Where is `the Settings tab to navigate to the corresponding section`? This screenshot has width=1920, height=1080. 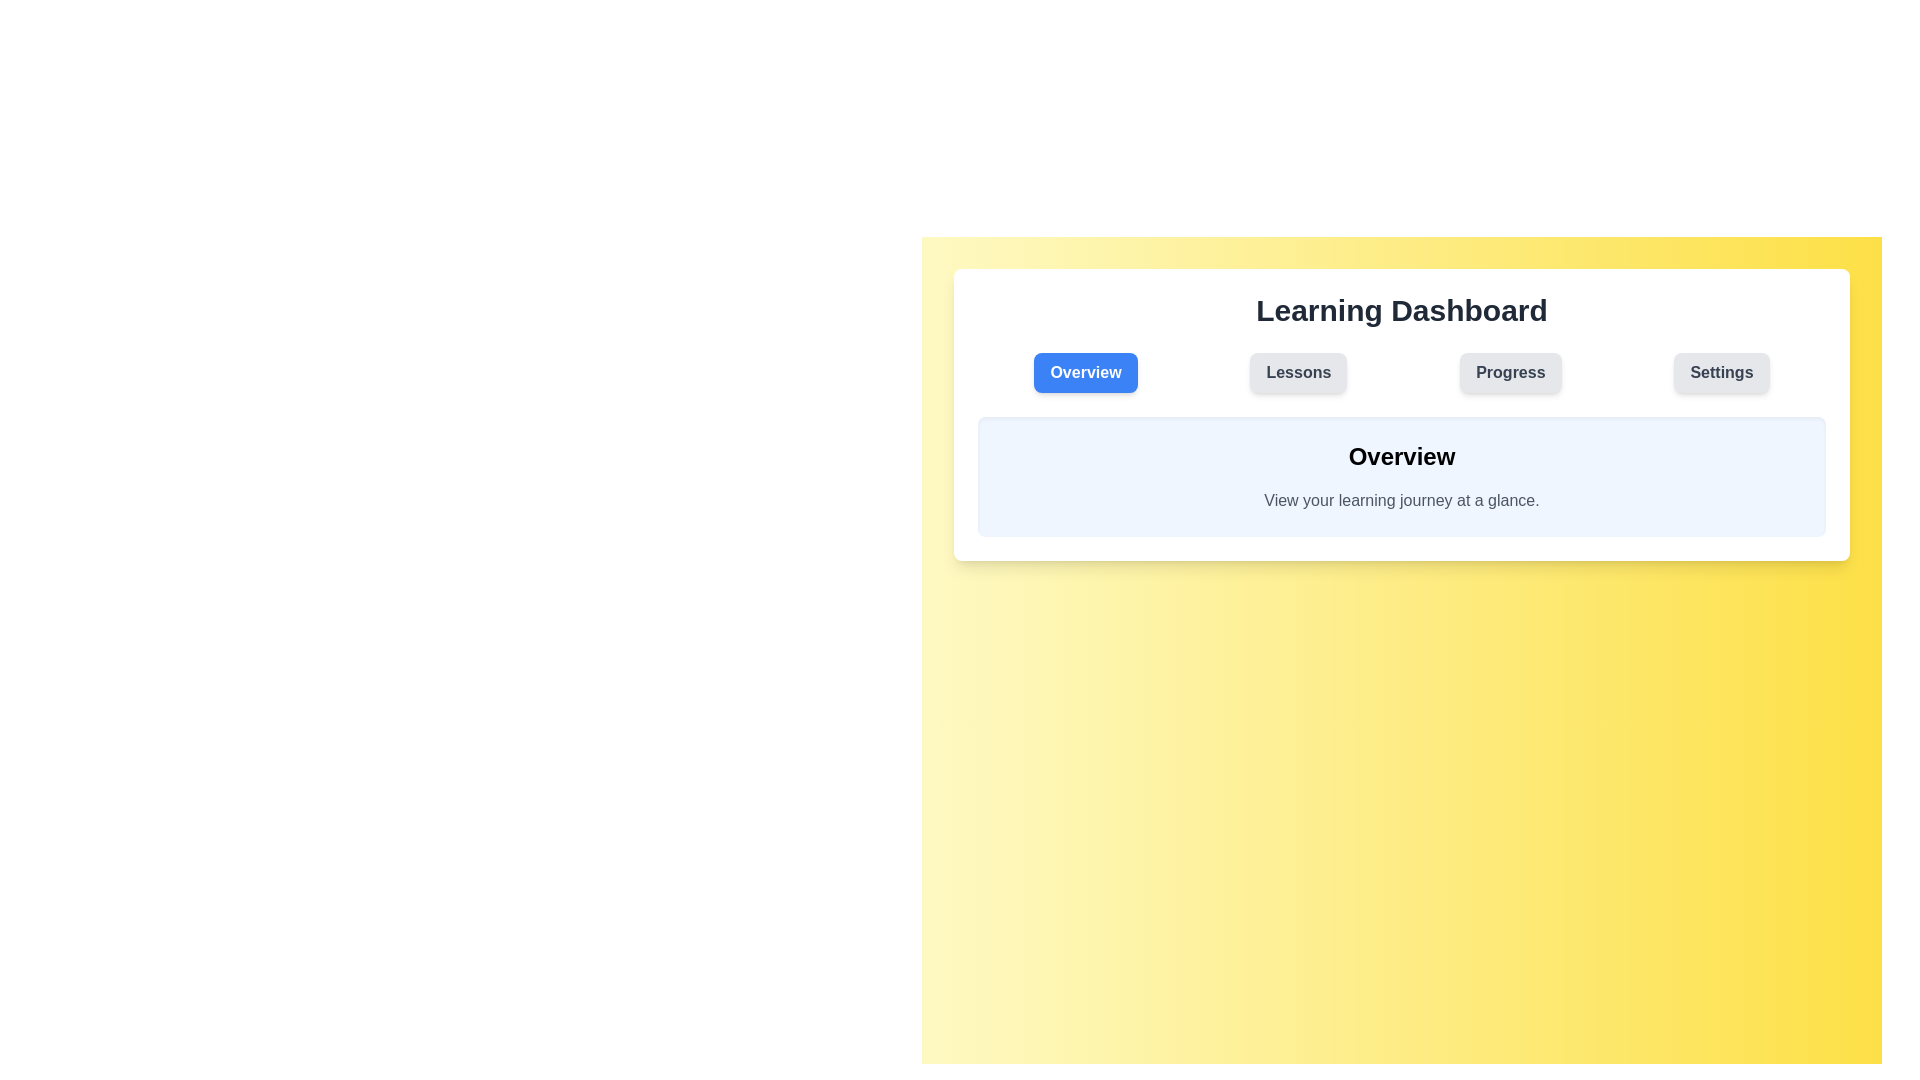
the Settings tab to navigate to the corresponding section is located at coordinates (1721, 373).